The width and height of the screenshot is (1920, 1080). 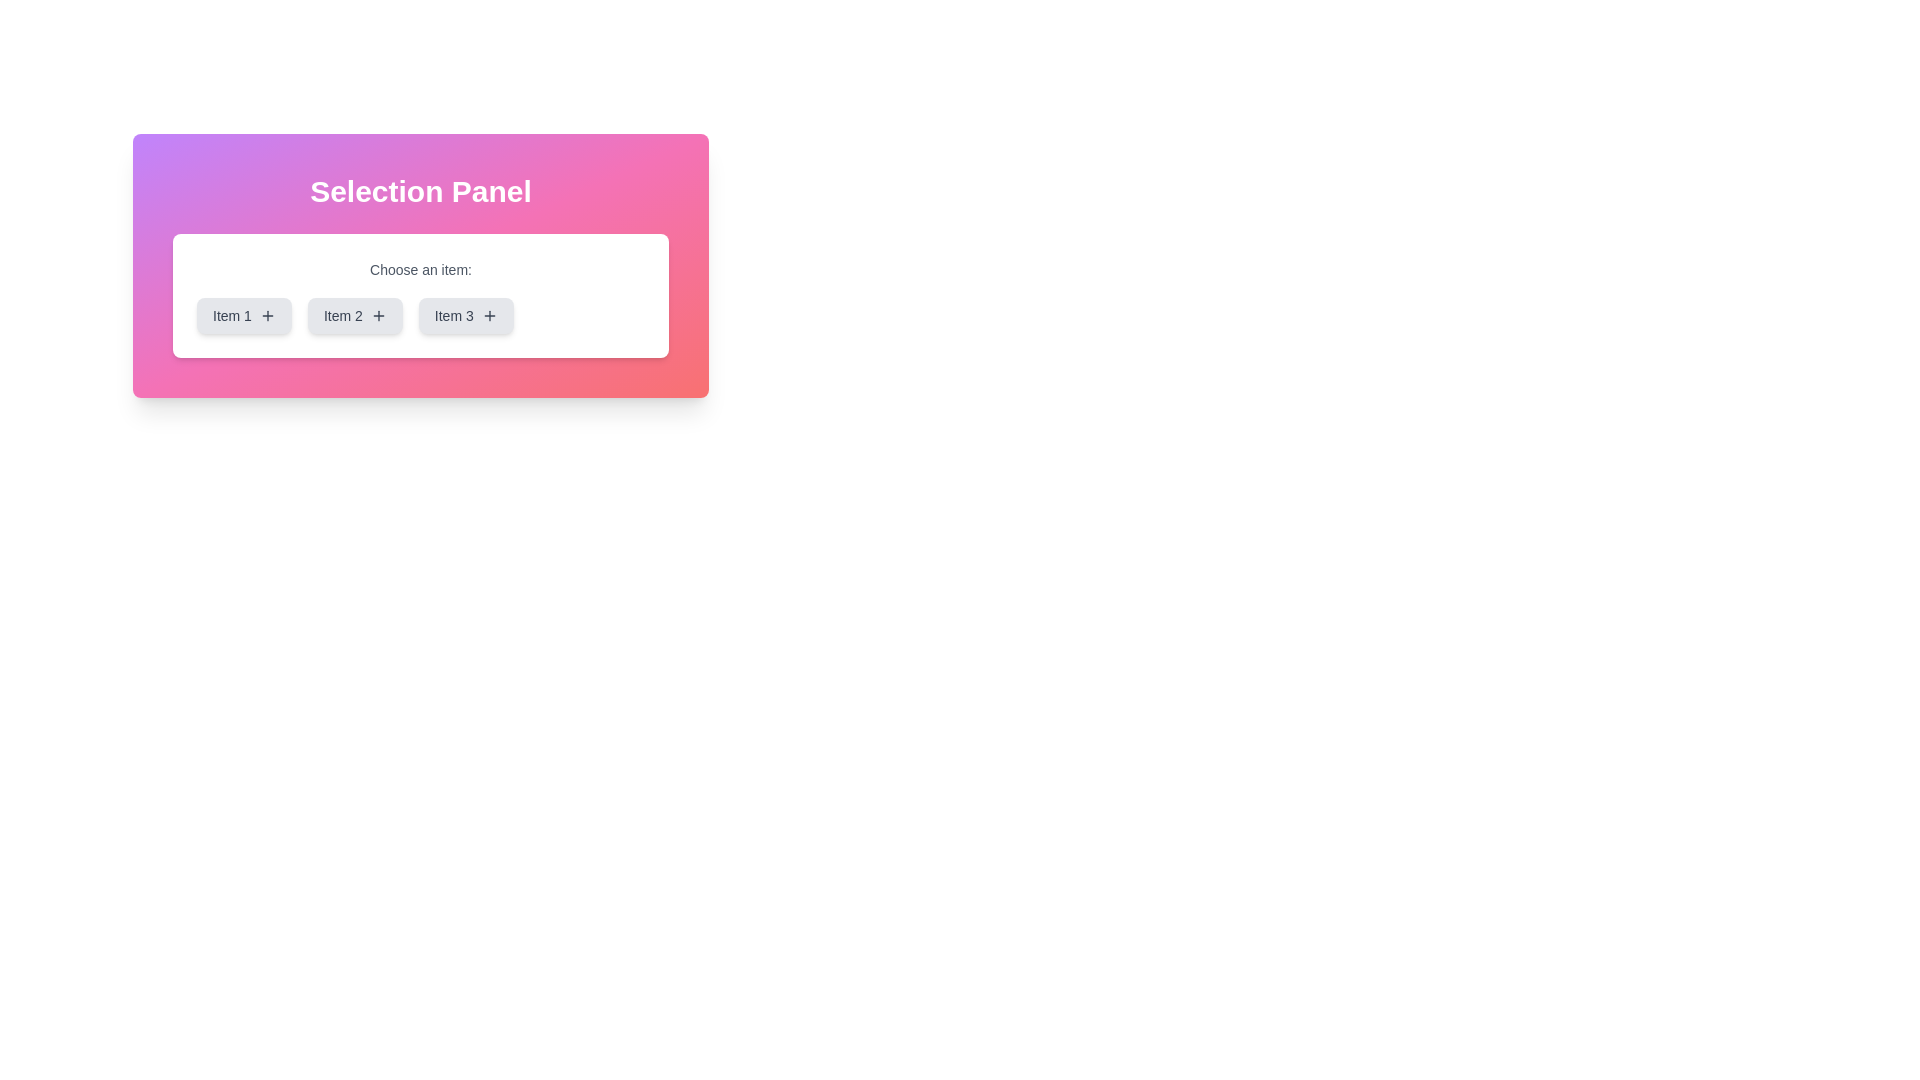 I want to click on the button labeled 'Item 2' which has a light gray background and is positioned between 'Item 1' and 'Item 3', so click(x=355, y=315).